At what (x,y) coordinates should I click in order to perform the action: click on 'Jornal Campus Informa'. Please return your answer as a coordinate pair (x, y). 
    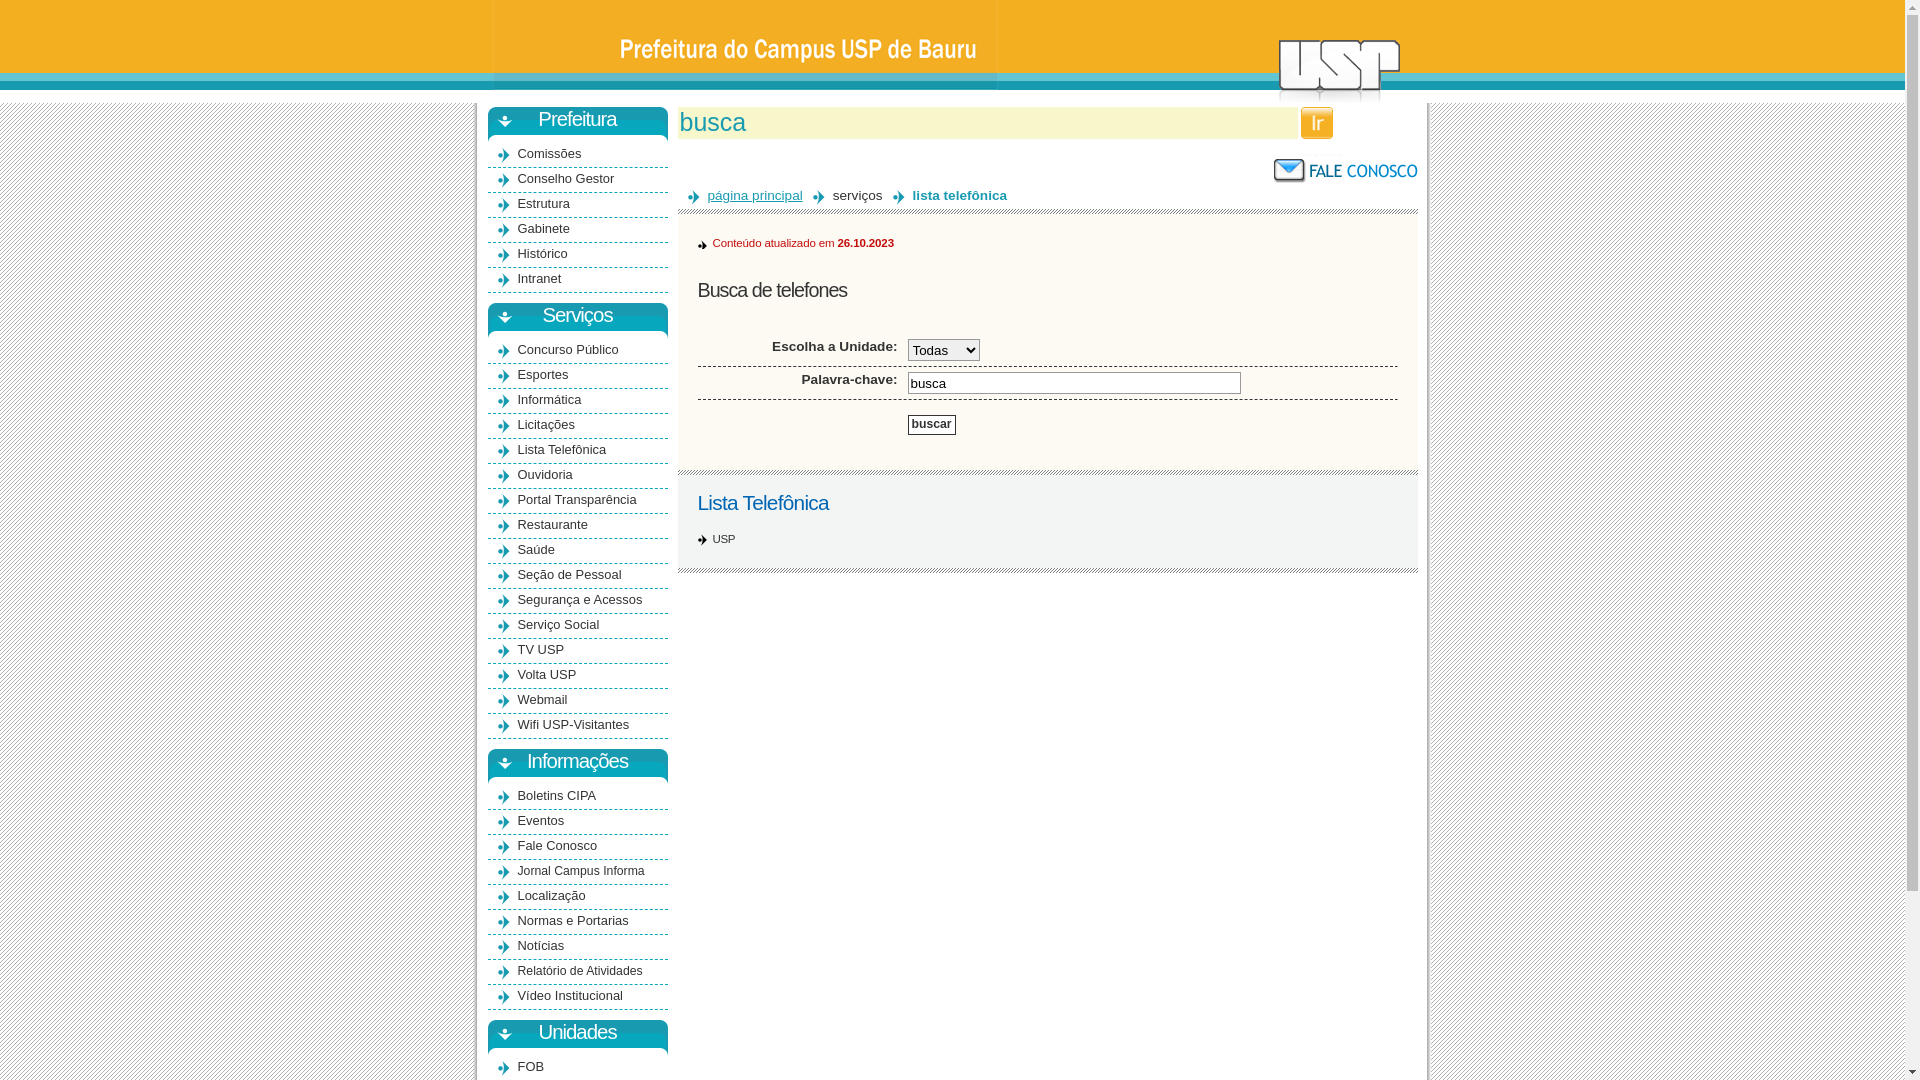
    Looking at the image, I should click on (580, 870).